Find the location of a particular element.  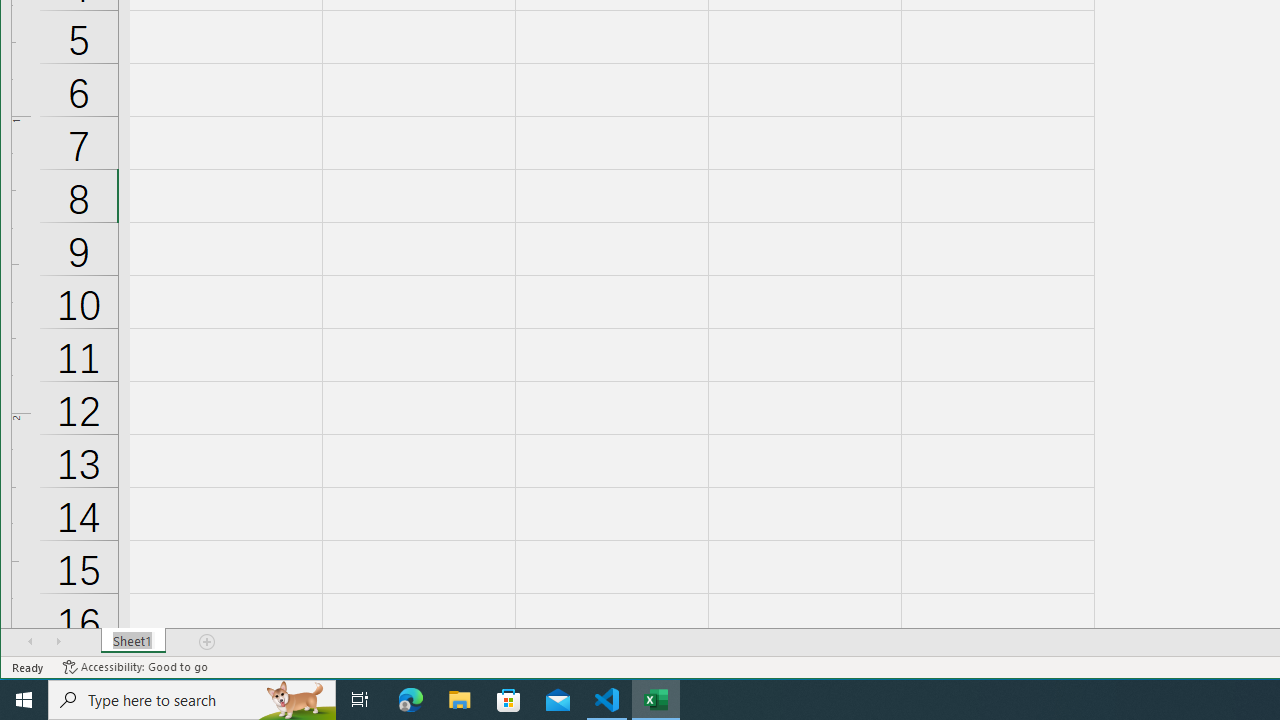

'Microsoft Edge' is located at coordinates (410, 698).